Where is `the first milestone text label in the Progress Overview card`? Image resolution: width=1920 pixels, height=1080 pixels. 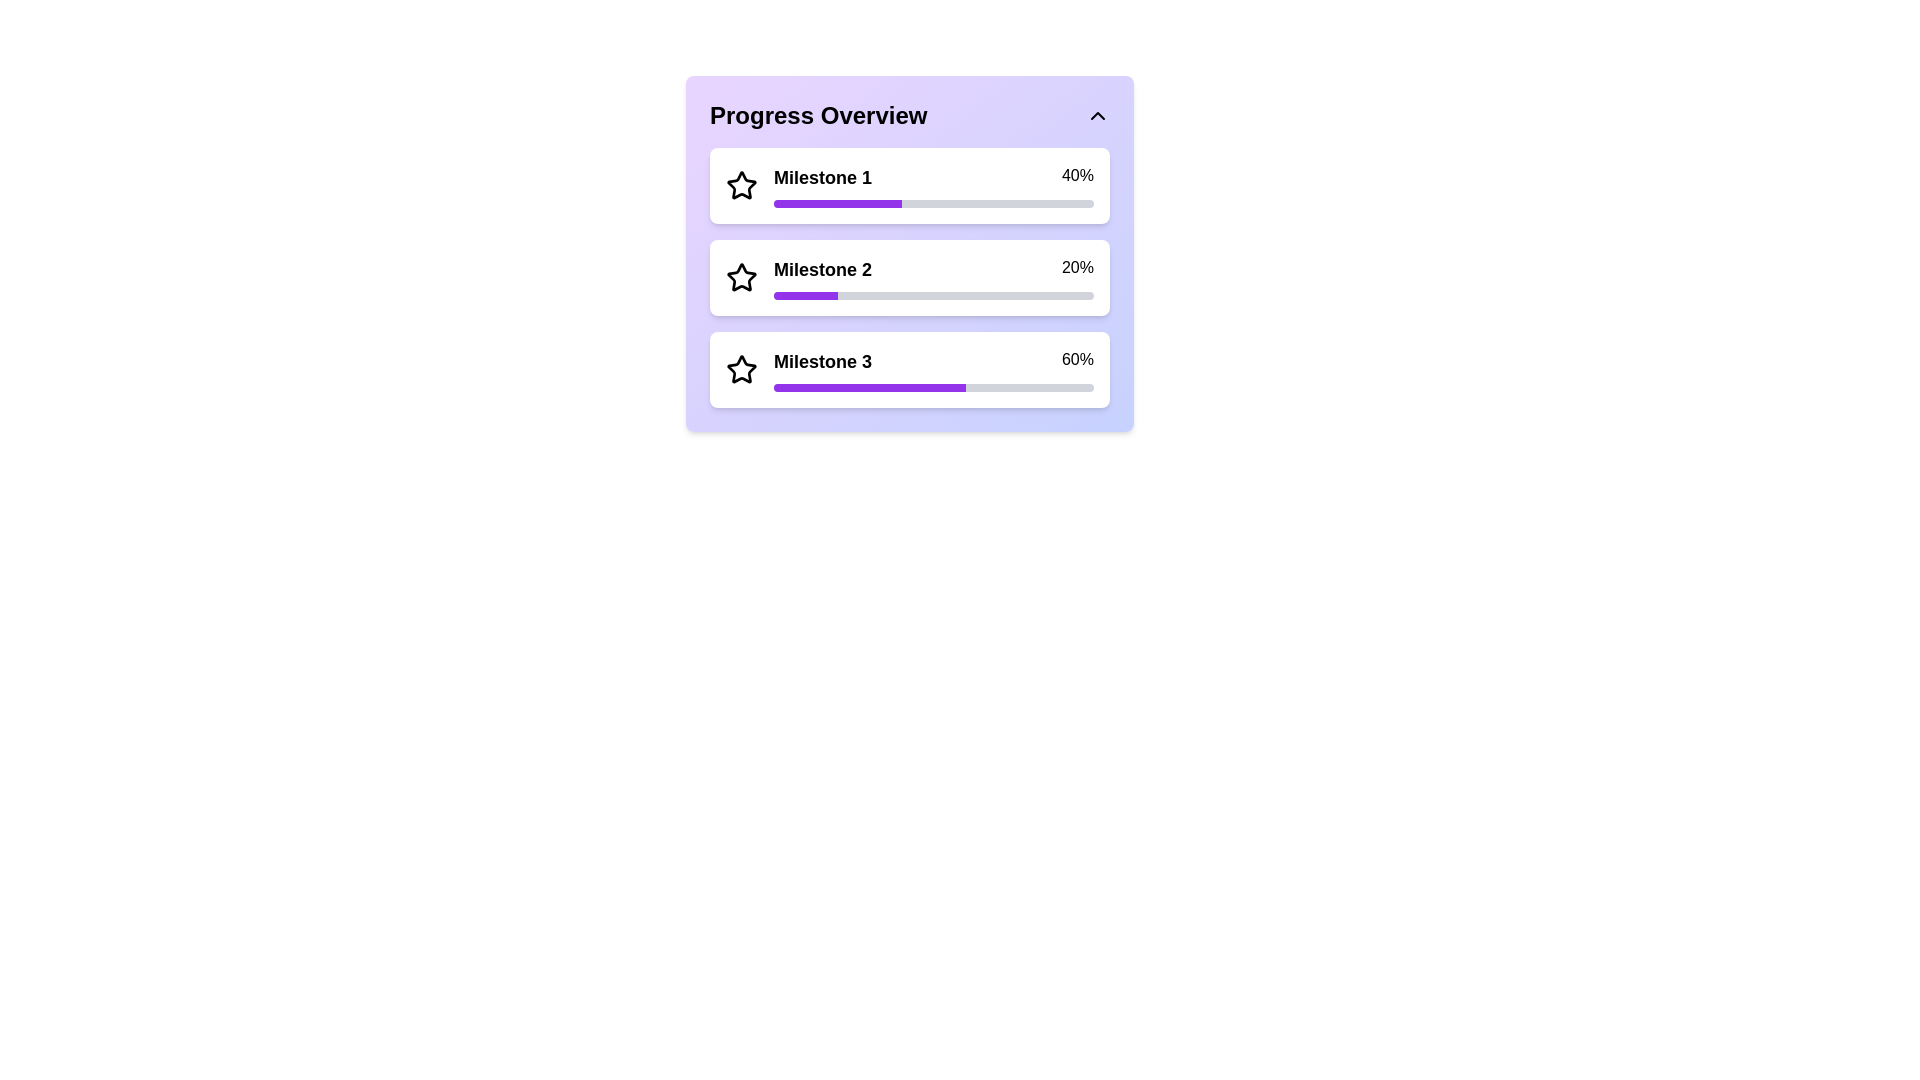 the first milestone text label in the Progress Overview card is located at coordinates (823, 176).